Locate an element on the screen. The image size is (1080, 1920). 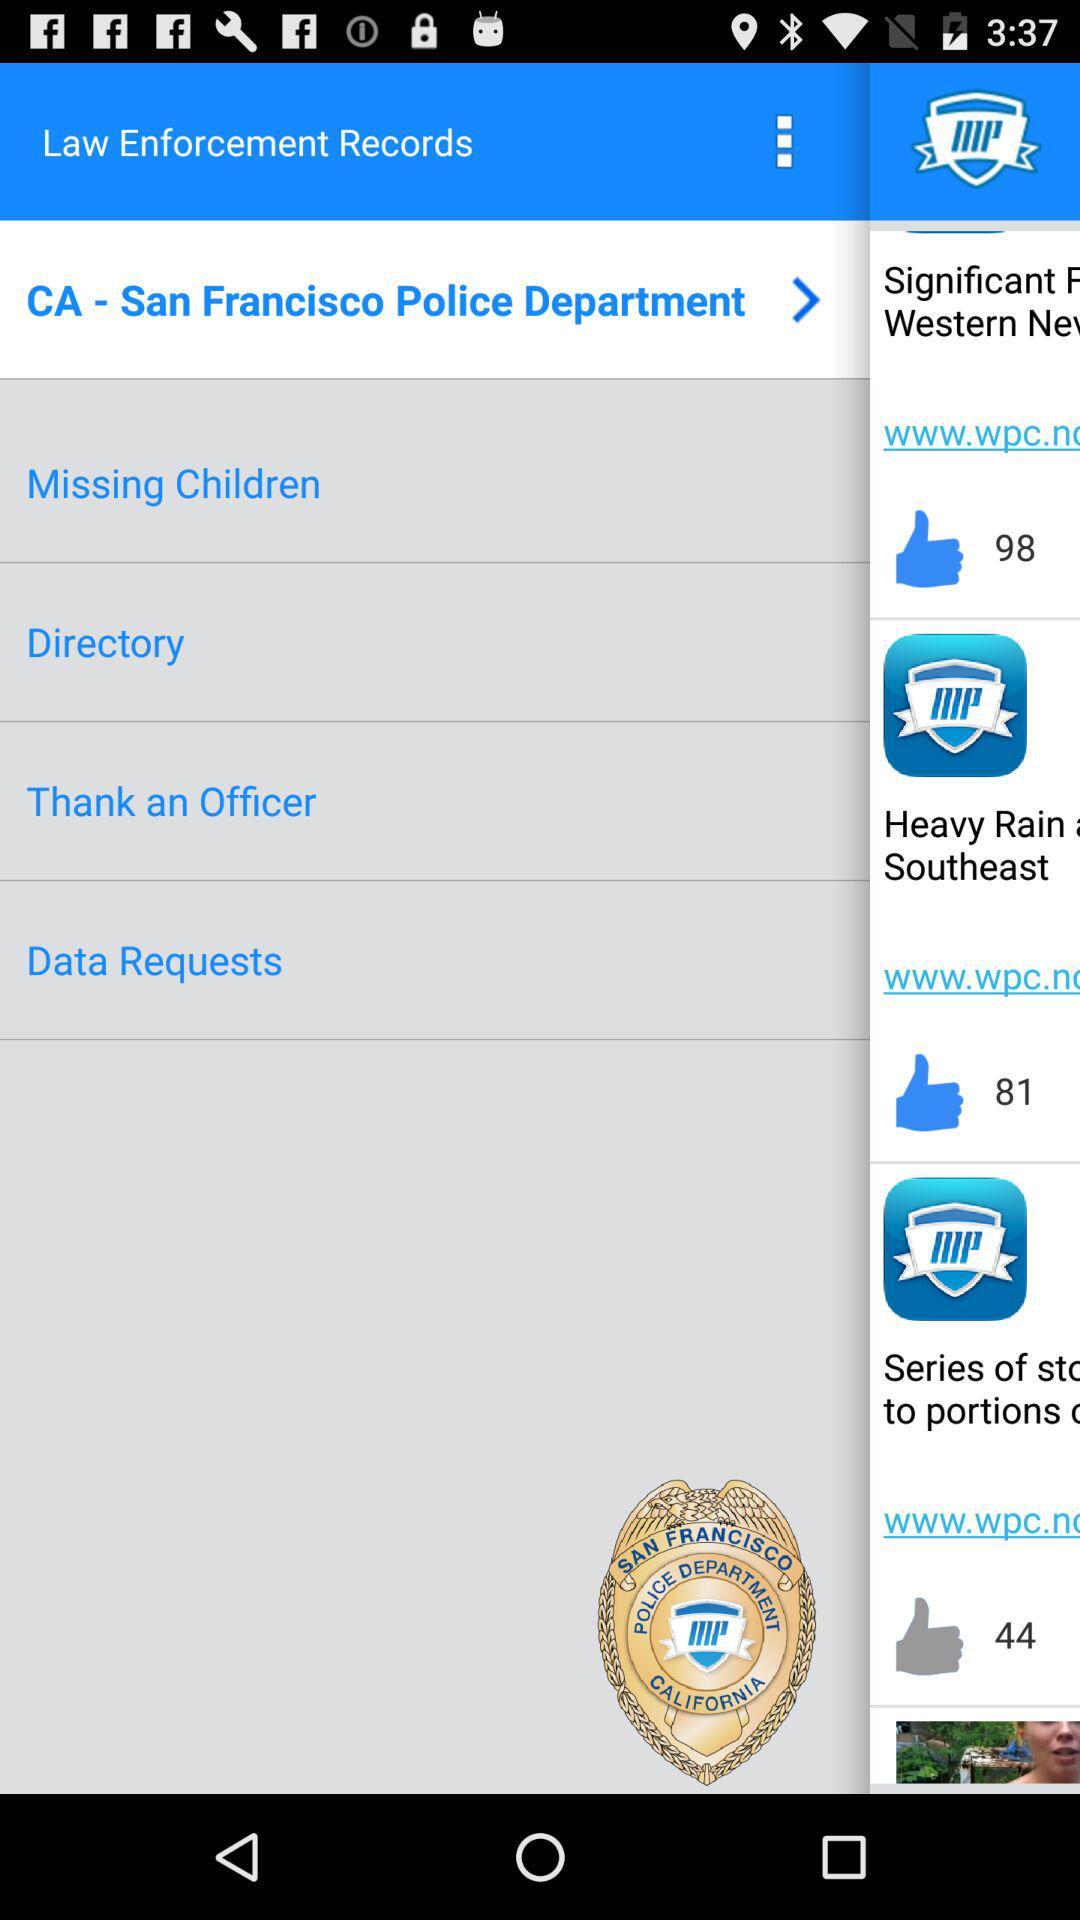
app below the missing children is located at coordinates (105, 641).